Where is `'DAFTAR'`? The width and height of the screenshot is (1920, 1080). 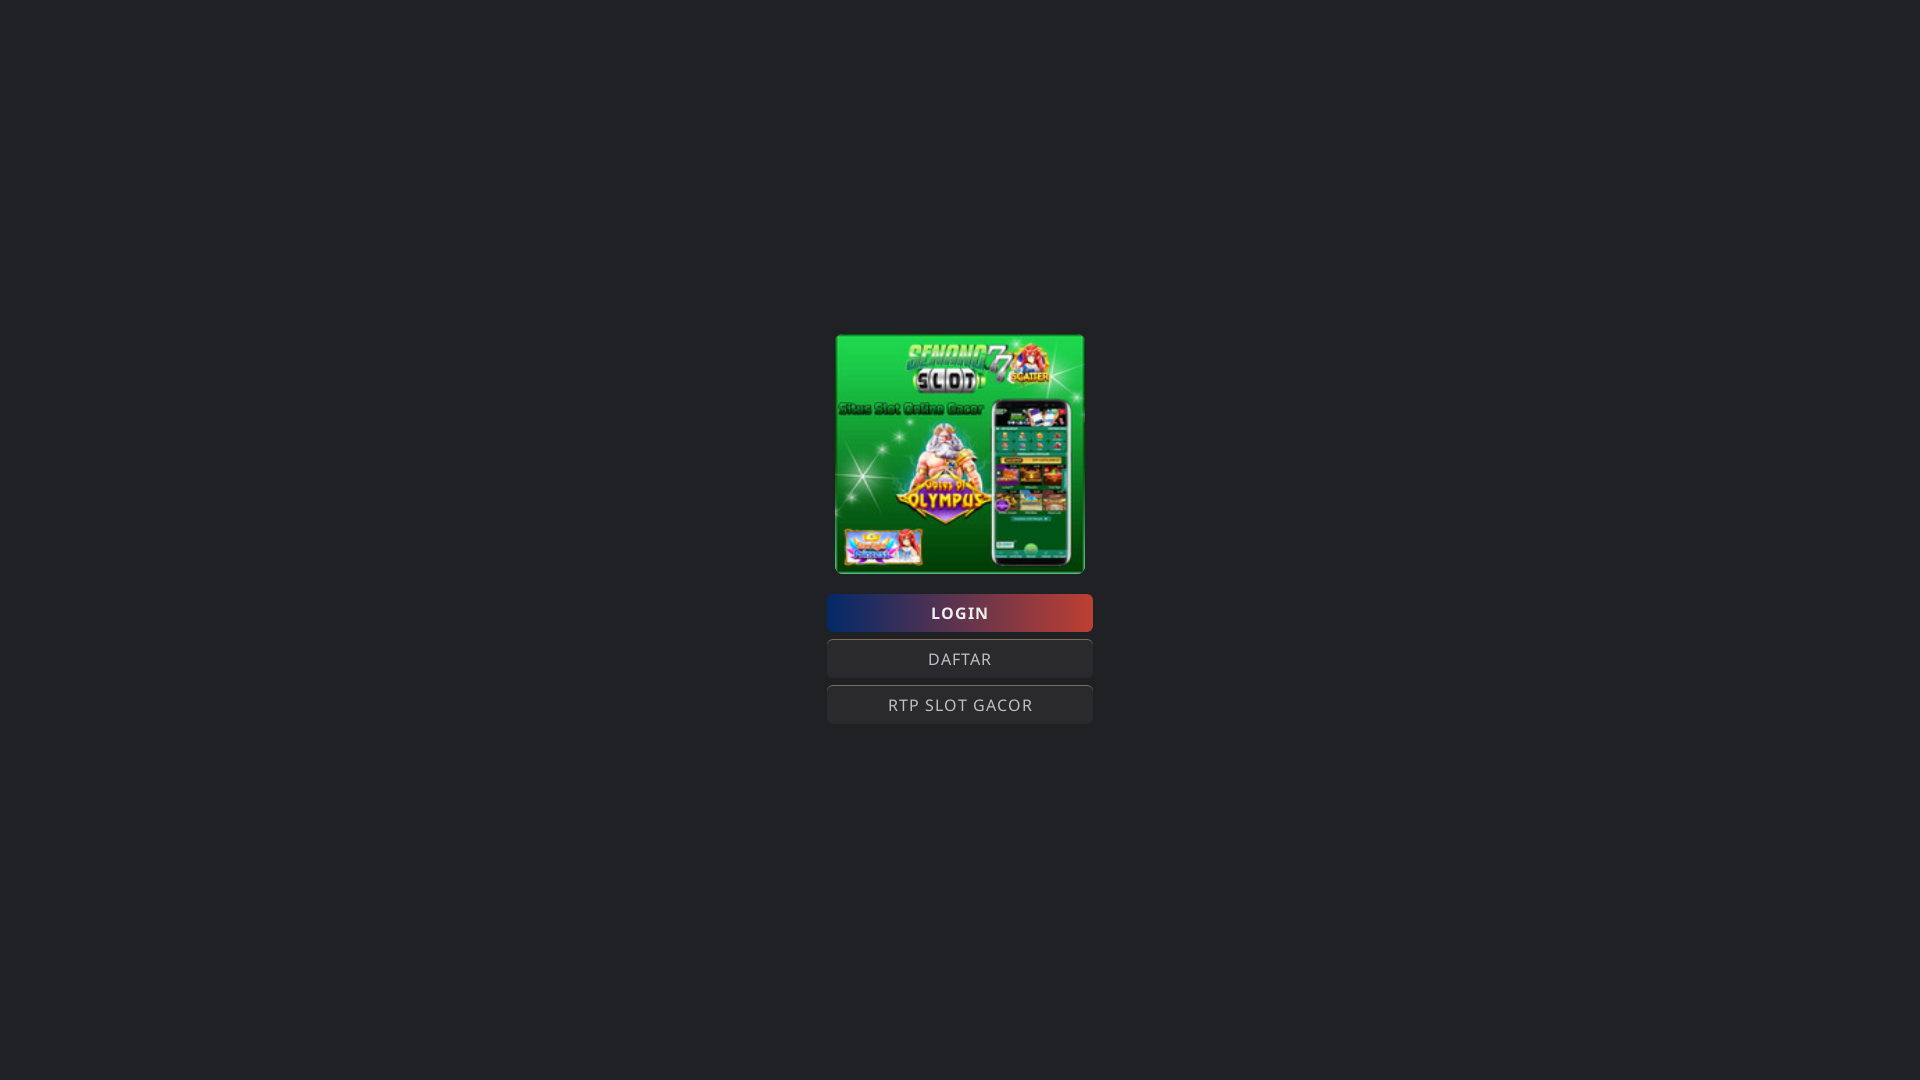
'DAFTAR' is located at coordinates (960, 659).